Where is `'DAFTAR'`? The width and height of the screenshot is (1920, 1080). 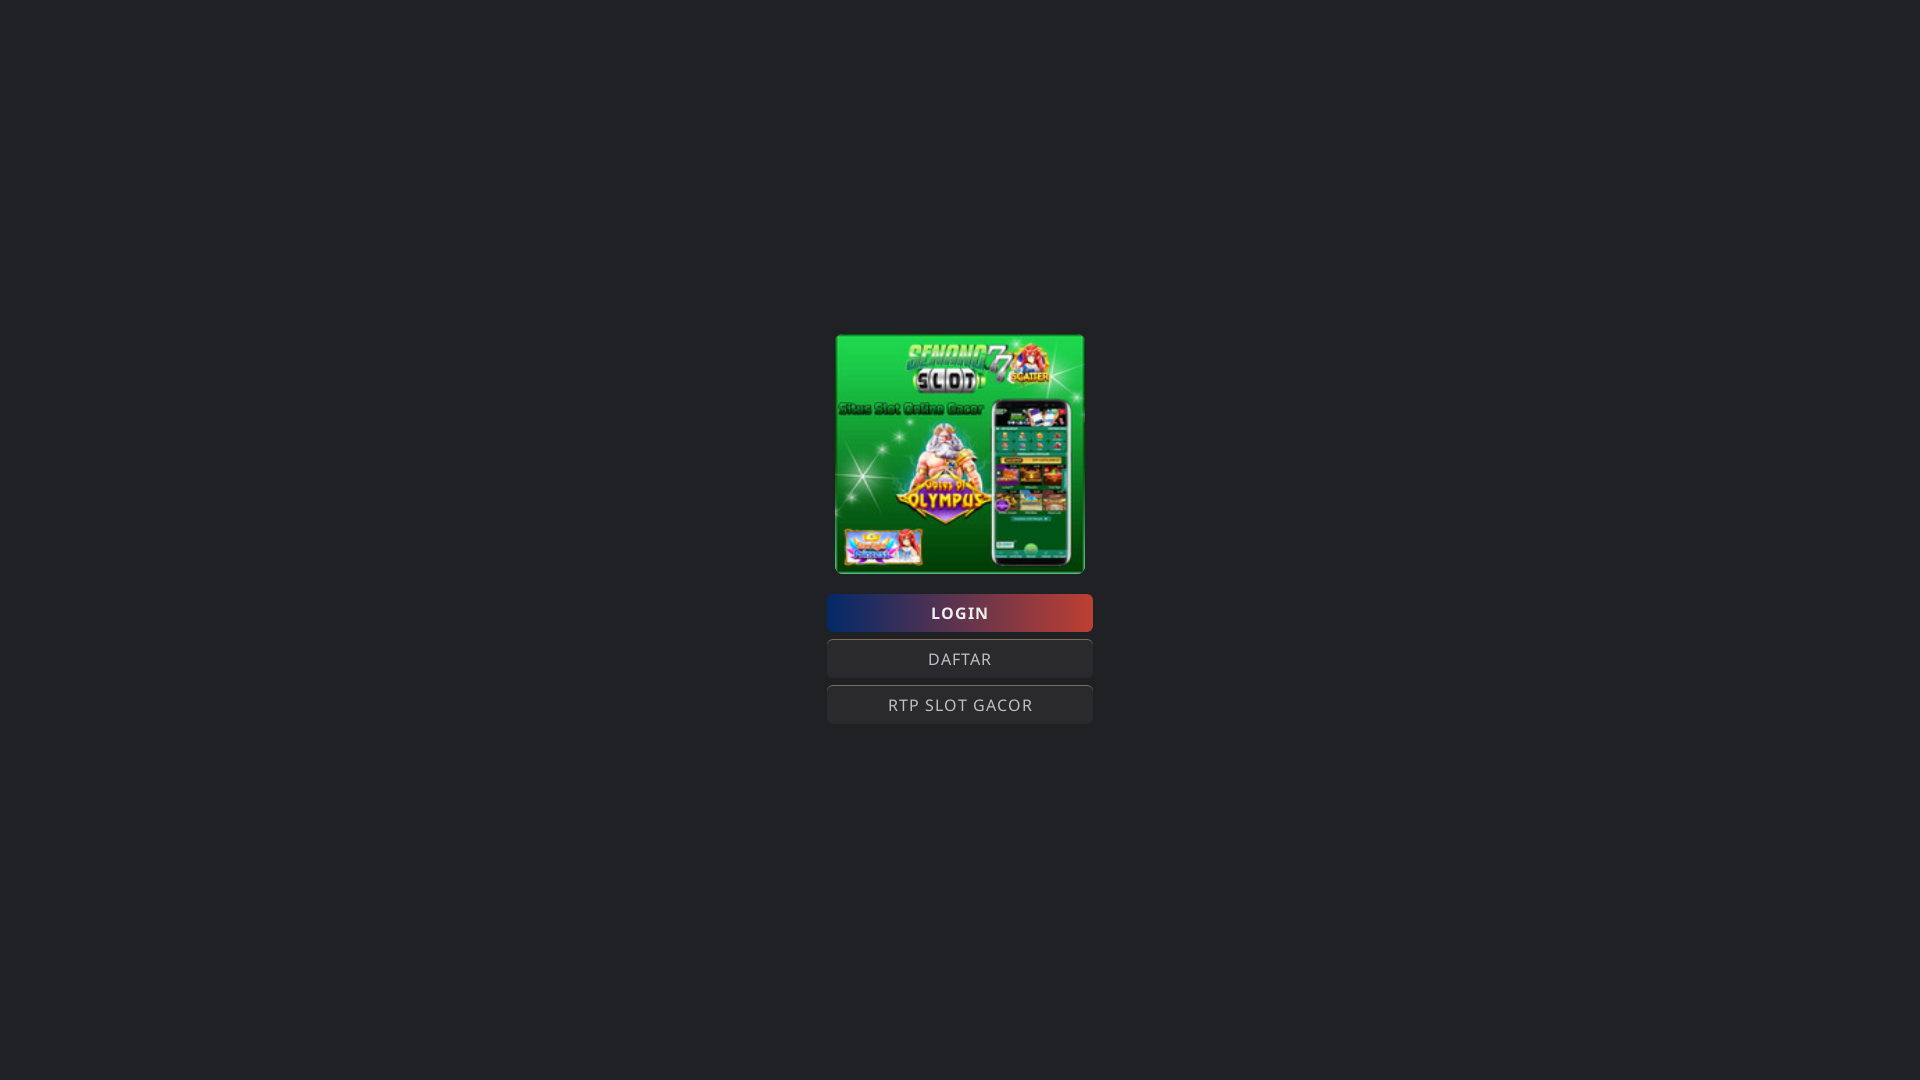
'DAFTAR' is located at coordinates (960, 659).